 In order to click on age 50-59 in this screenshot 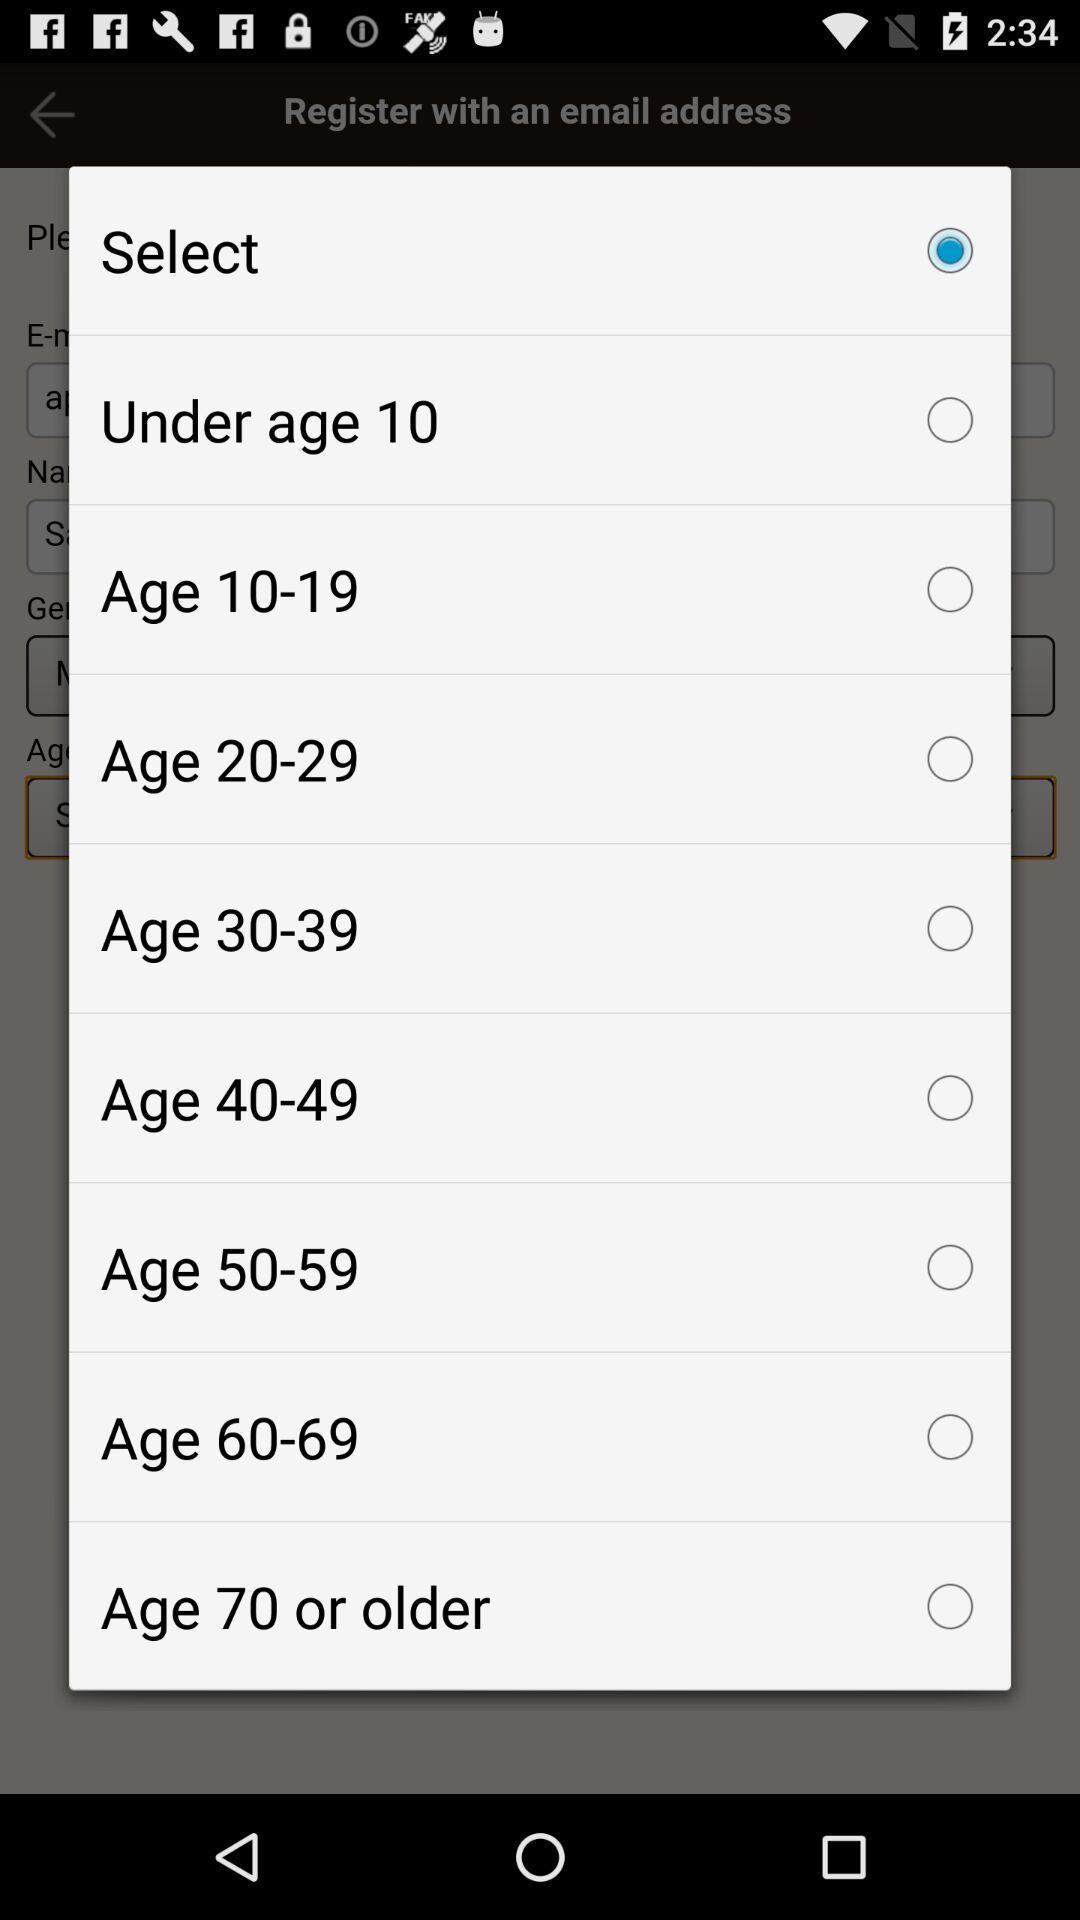, I will do `click(540, 1266)`.